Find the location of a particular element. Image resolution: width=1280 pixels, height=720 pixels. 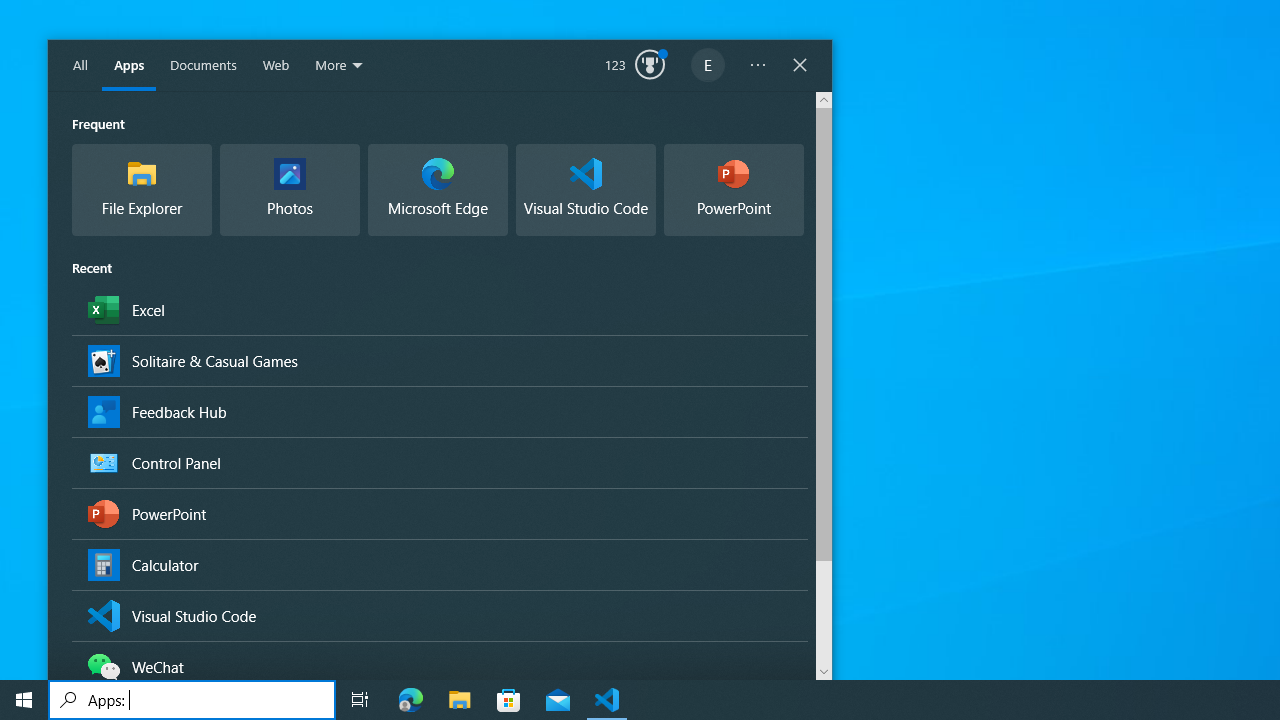

'Microsoft Edge, Microsoft recommended browser' is located at coordinates (437, 190).